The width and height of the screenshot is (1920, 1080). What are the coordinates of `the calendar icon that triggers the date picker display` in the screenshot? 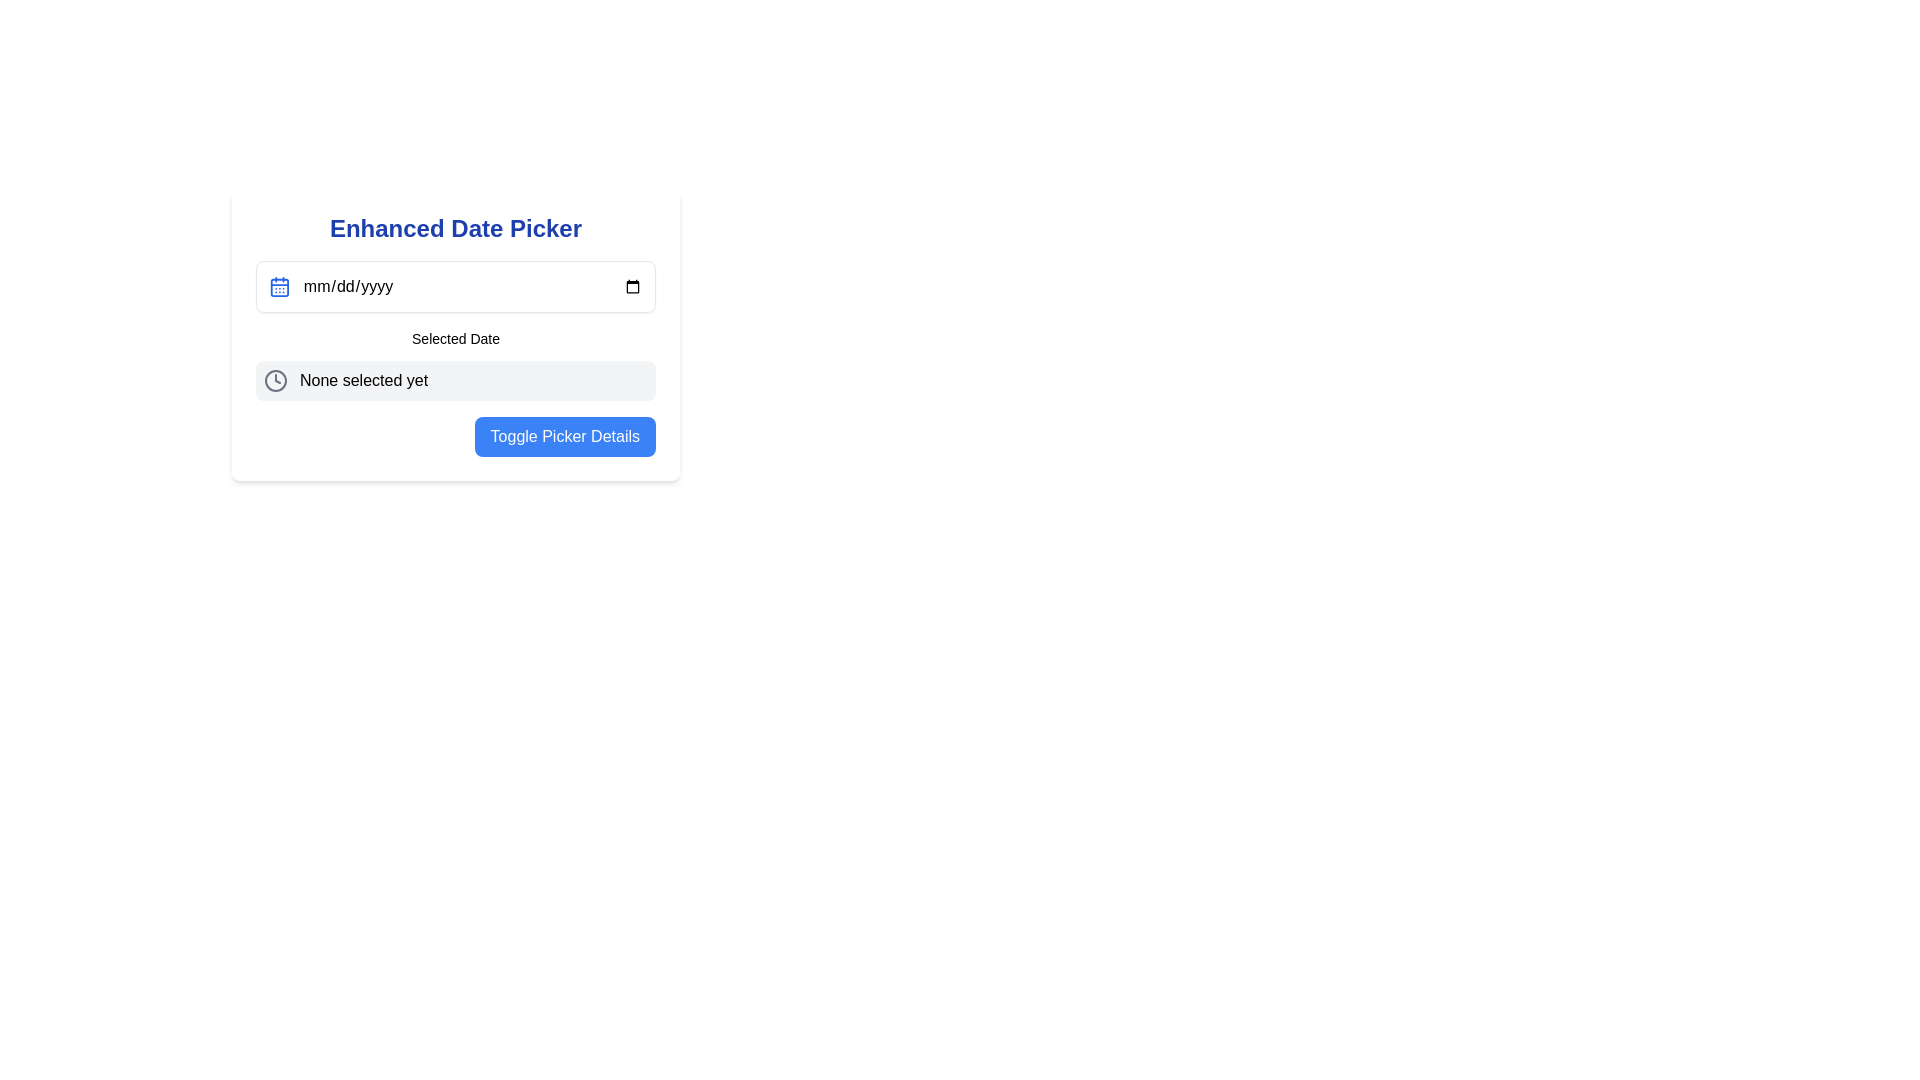 It's located at (278, 286).